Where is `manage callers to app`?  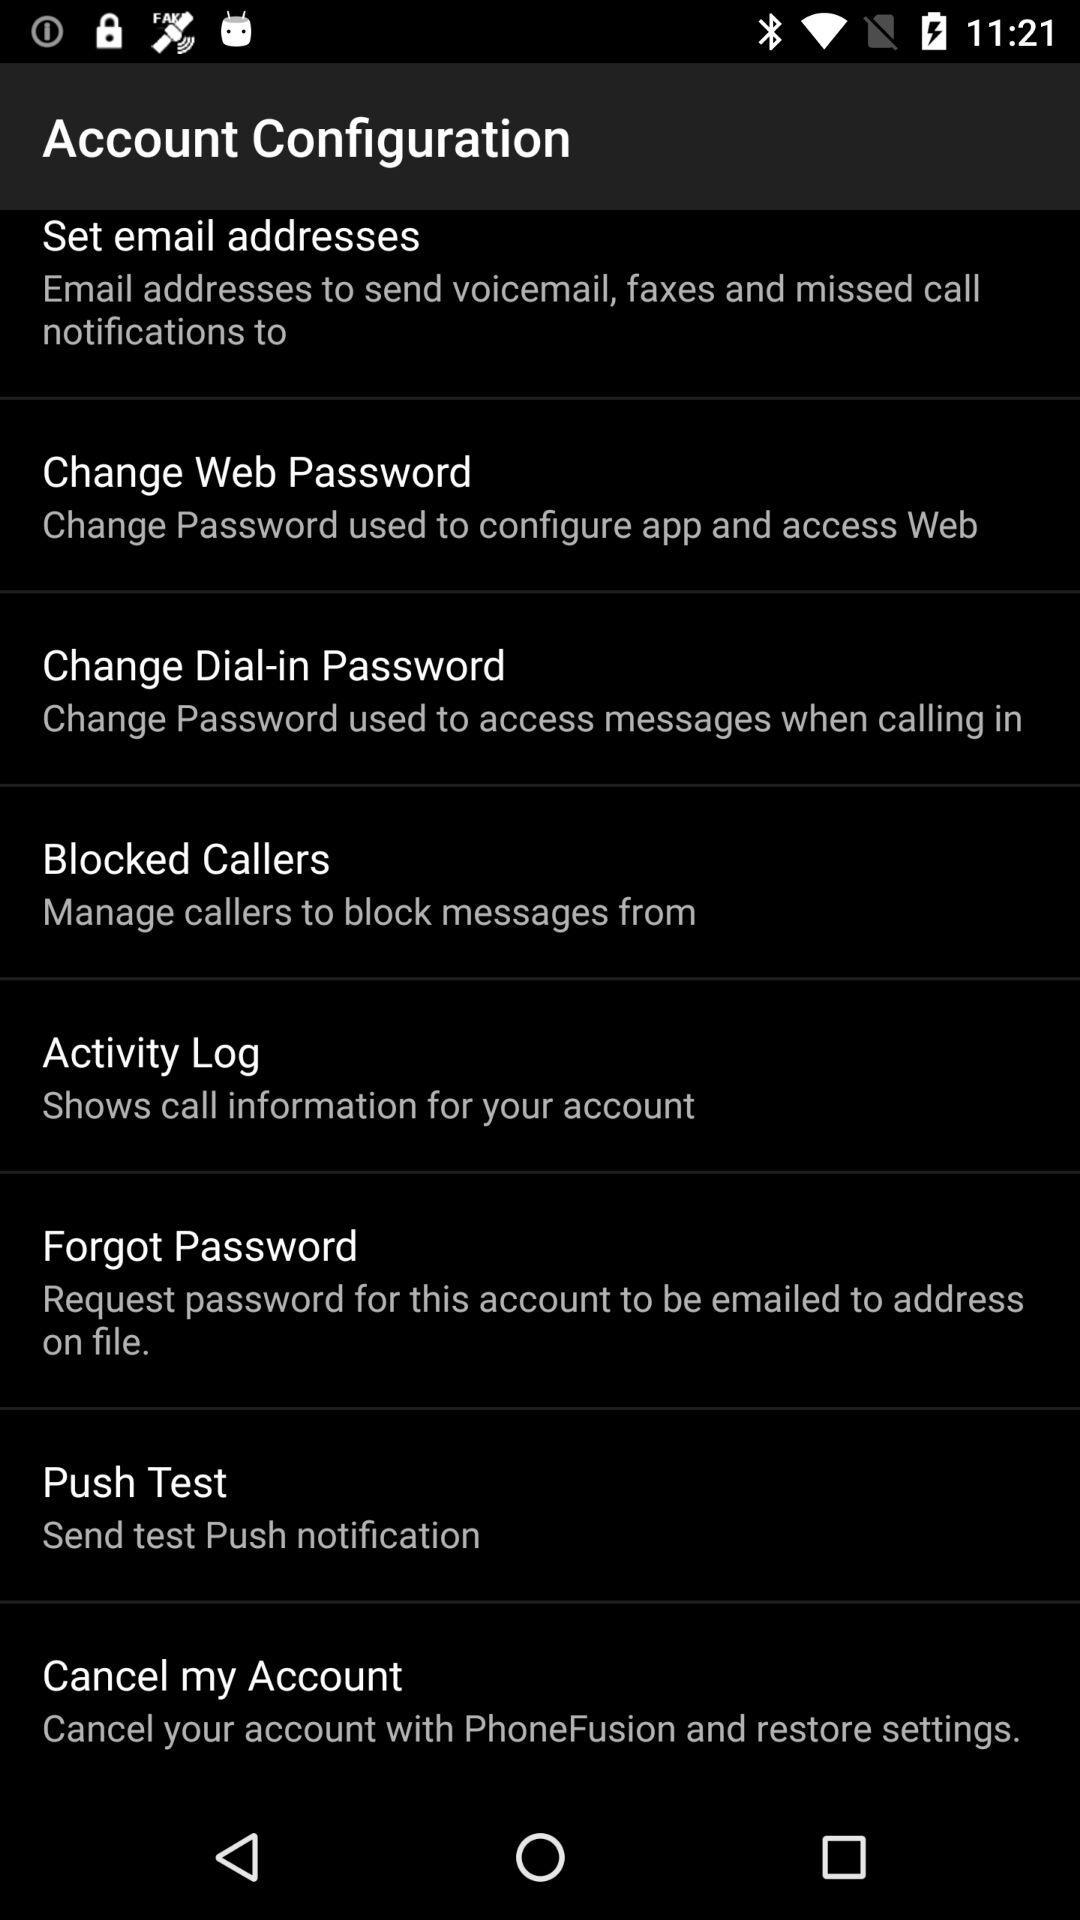
manage callers to app is located at coordinates (369, 909).